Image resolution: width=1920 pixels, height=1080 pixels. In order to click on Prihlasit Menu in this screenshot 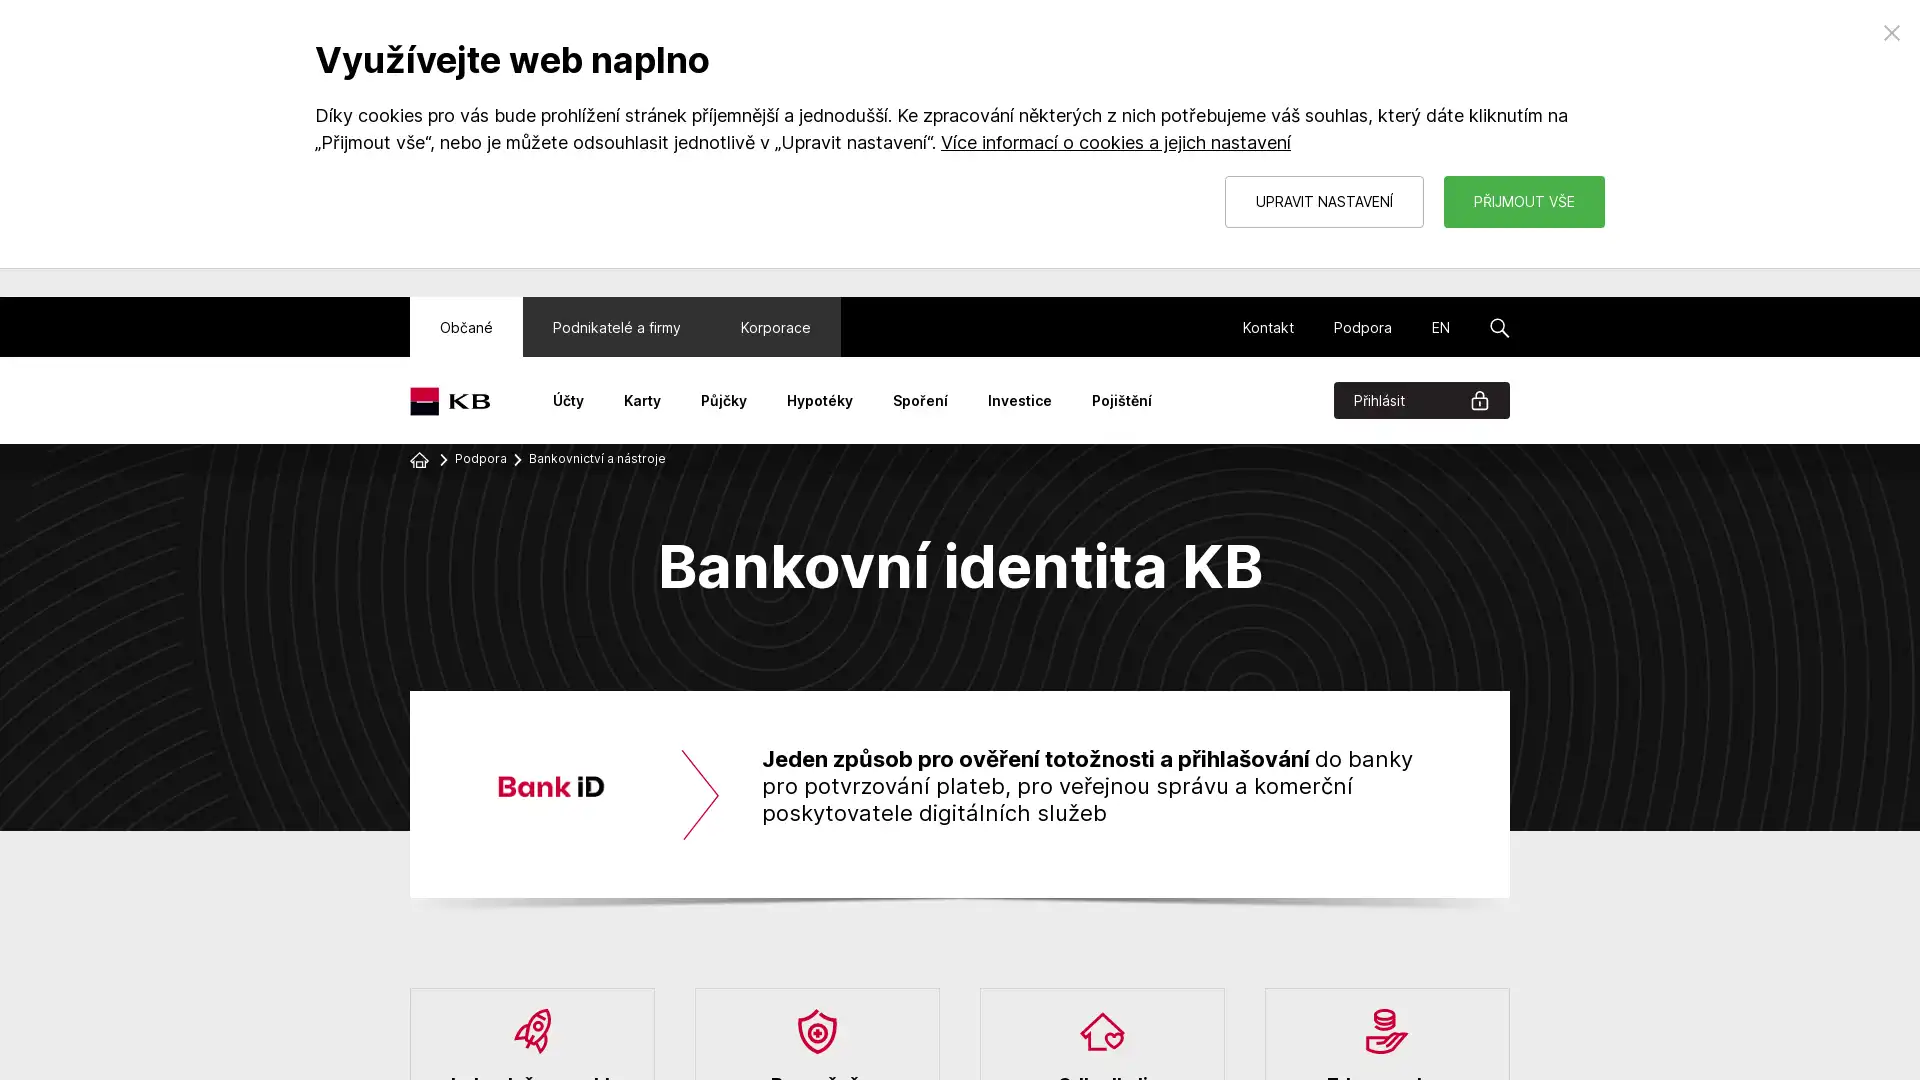, I will do `click(1420, 372)`.